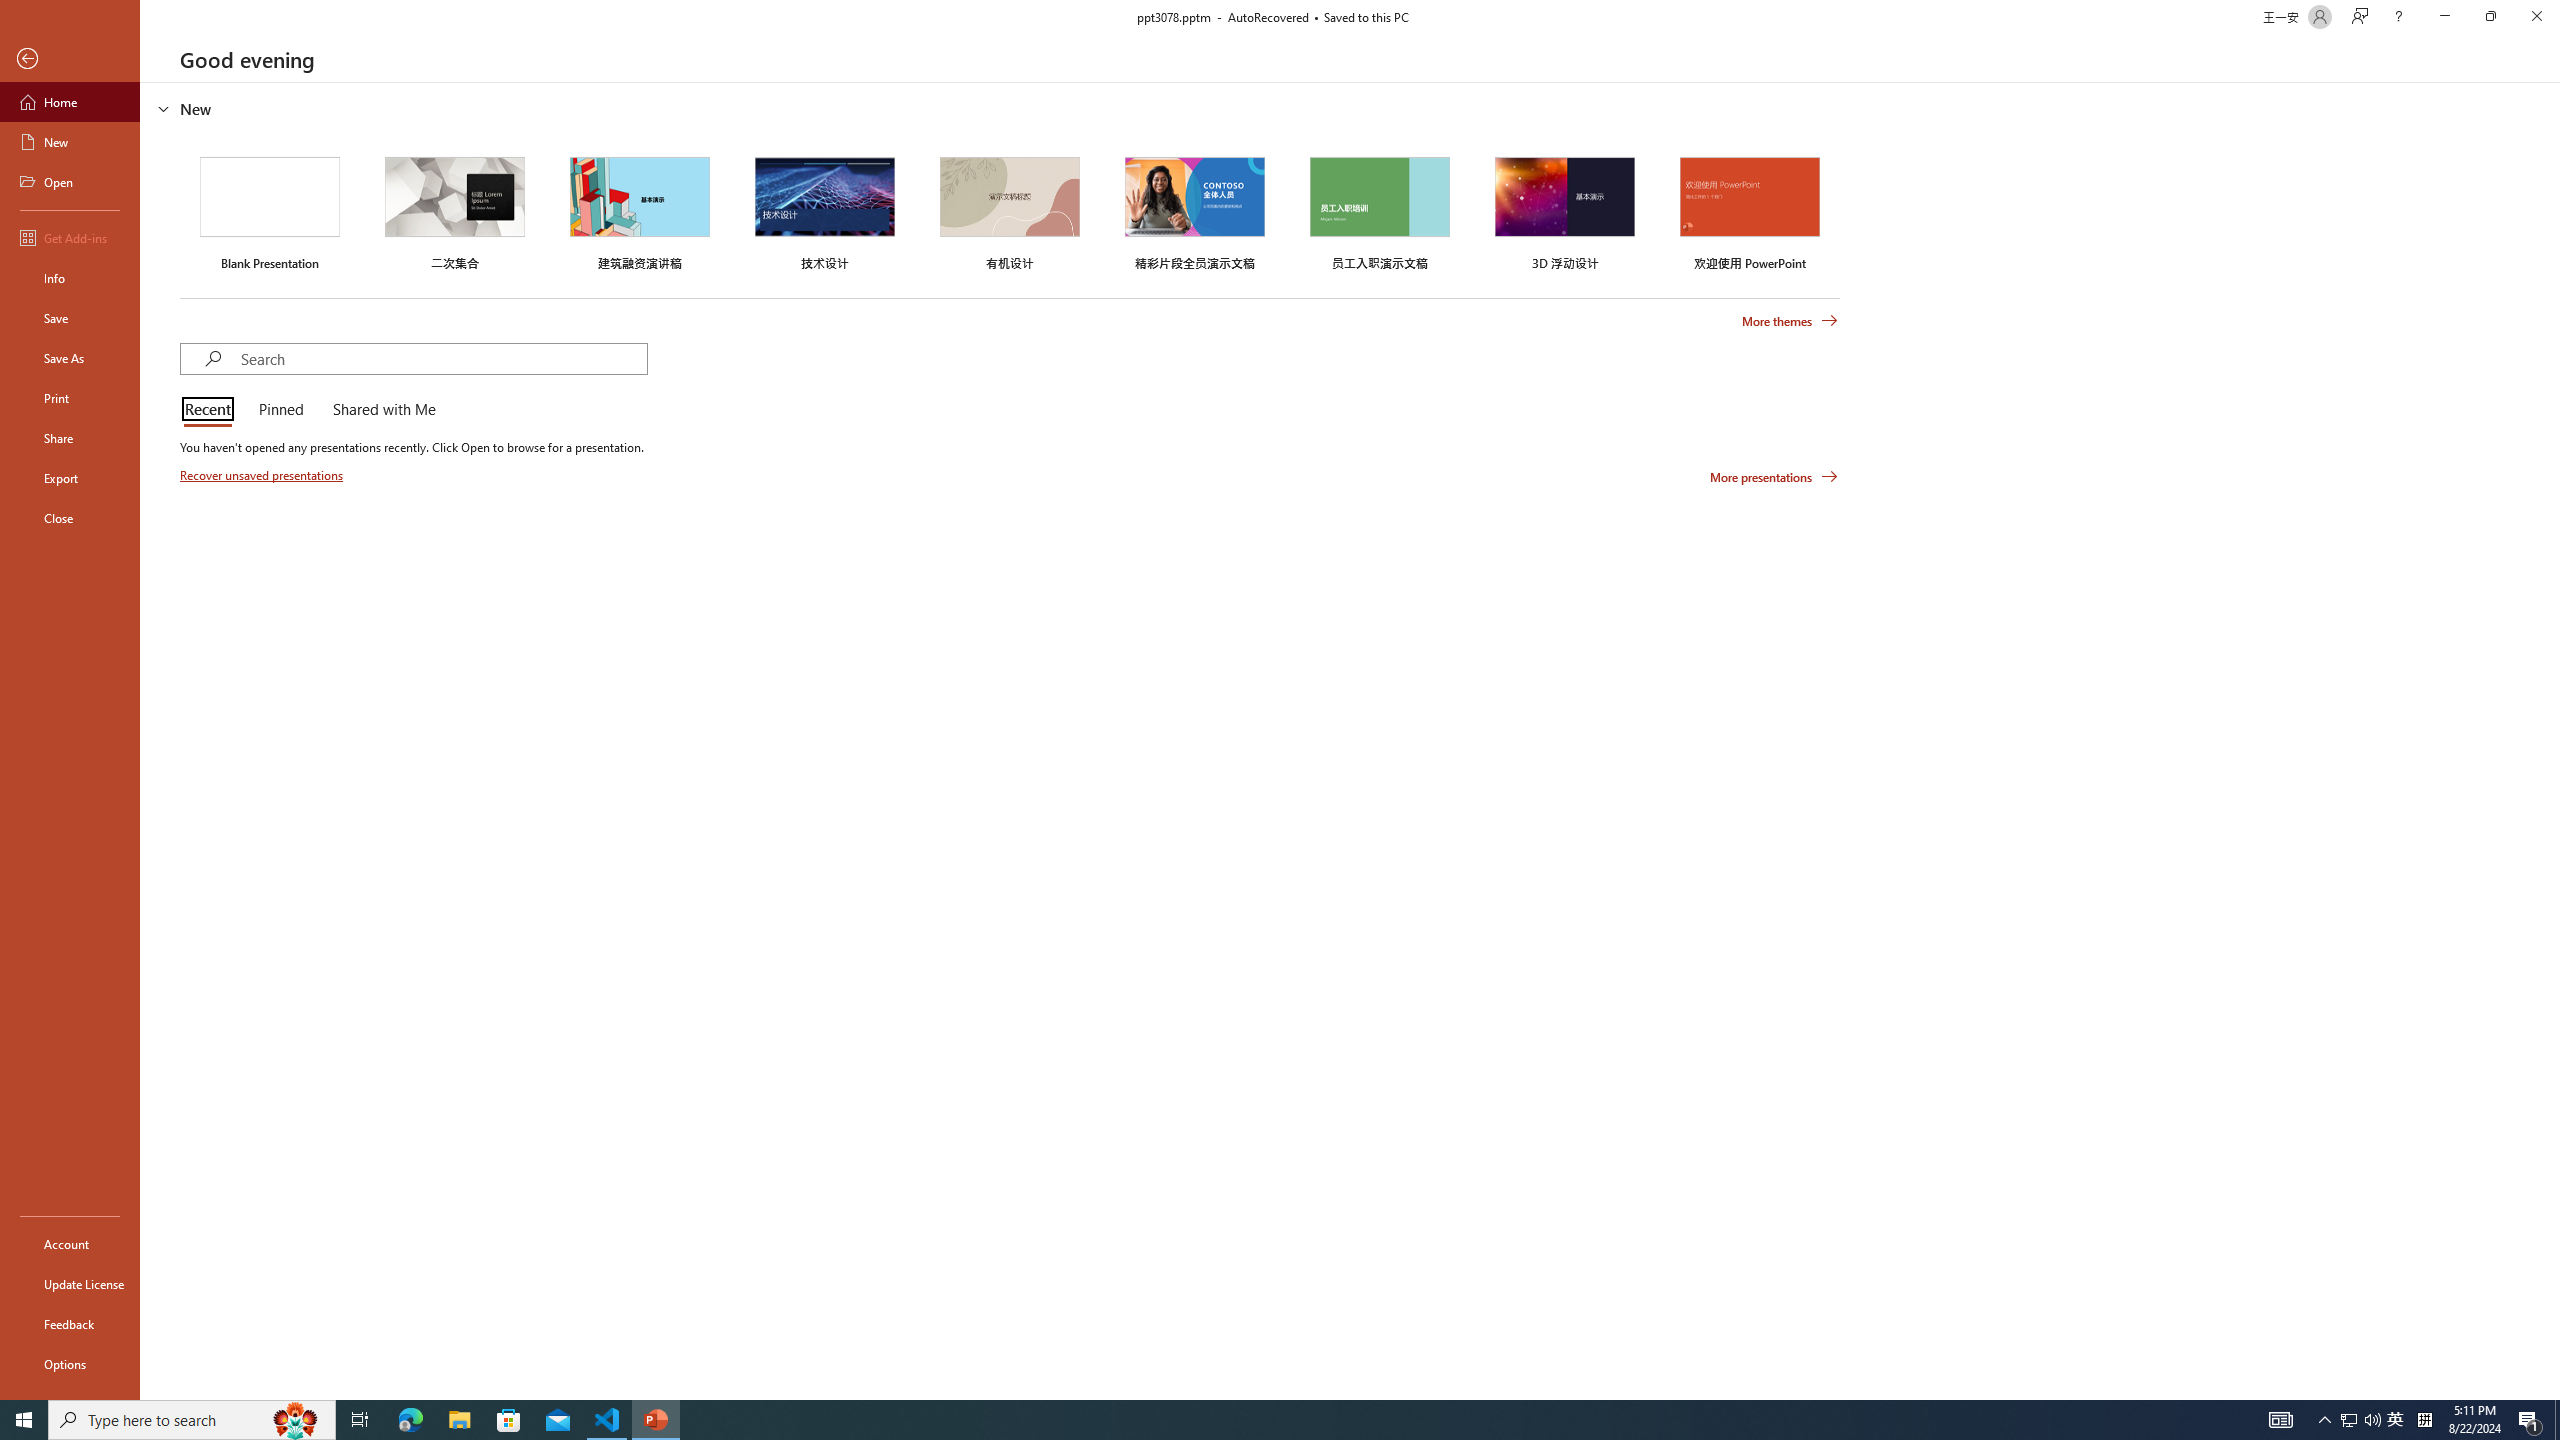 Image resolution: width=2560 pixels, height=1440 pixels. Describe the element at coordinates (1773, 475) in the screenshot. I see `'More presentations'` at that location.